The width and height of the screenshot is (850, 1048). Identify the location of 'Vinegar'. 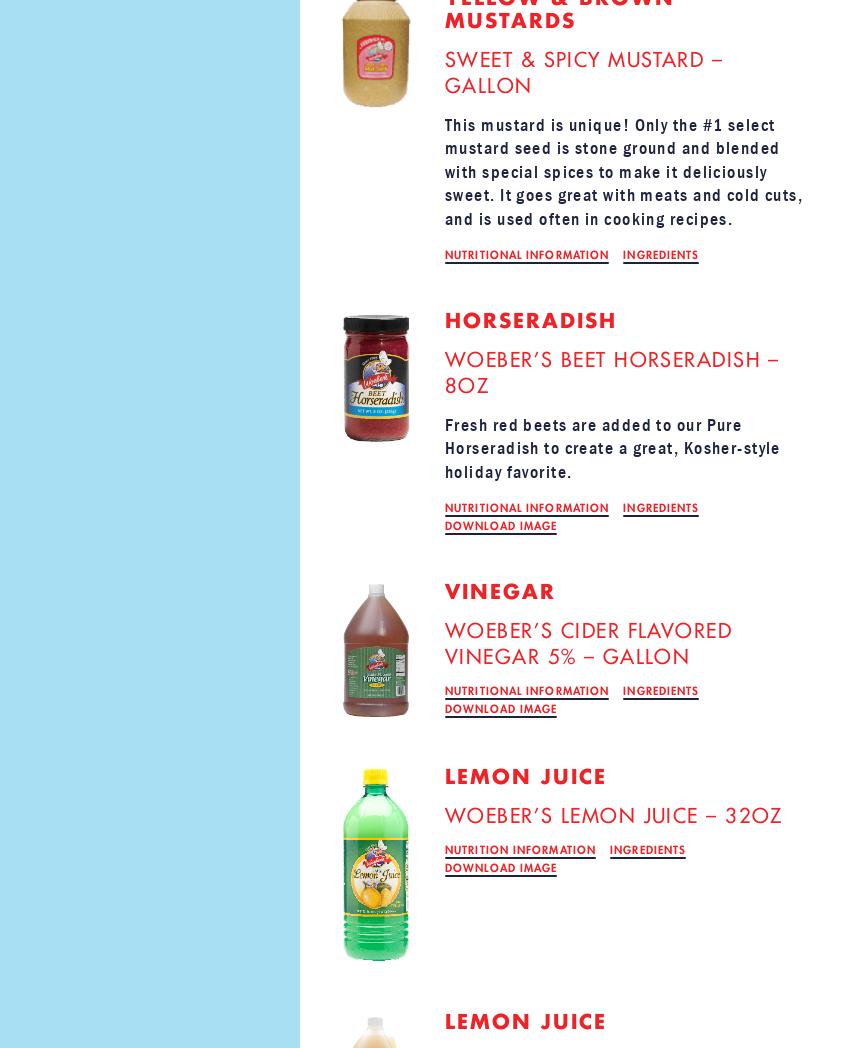
(500, 590).